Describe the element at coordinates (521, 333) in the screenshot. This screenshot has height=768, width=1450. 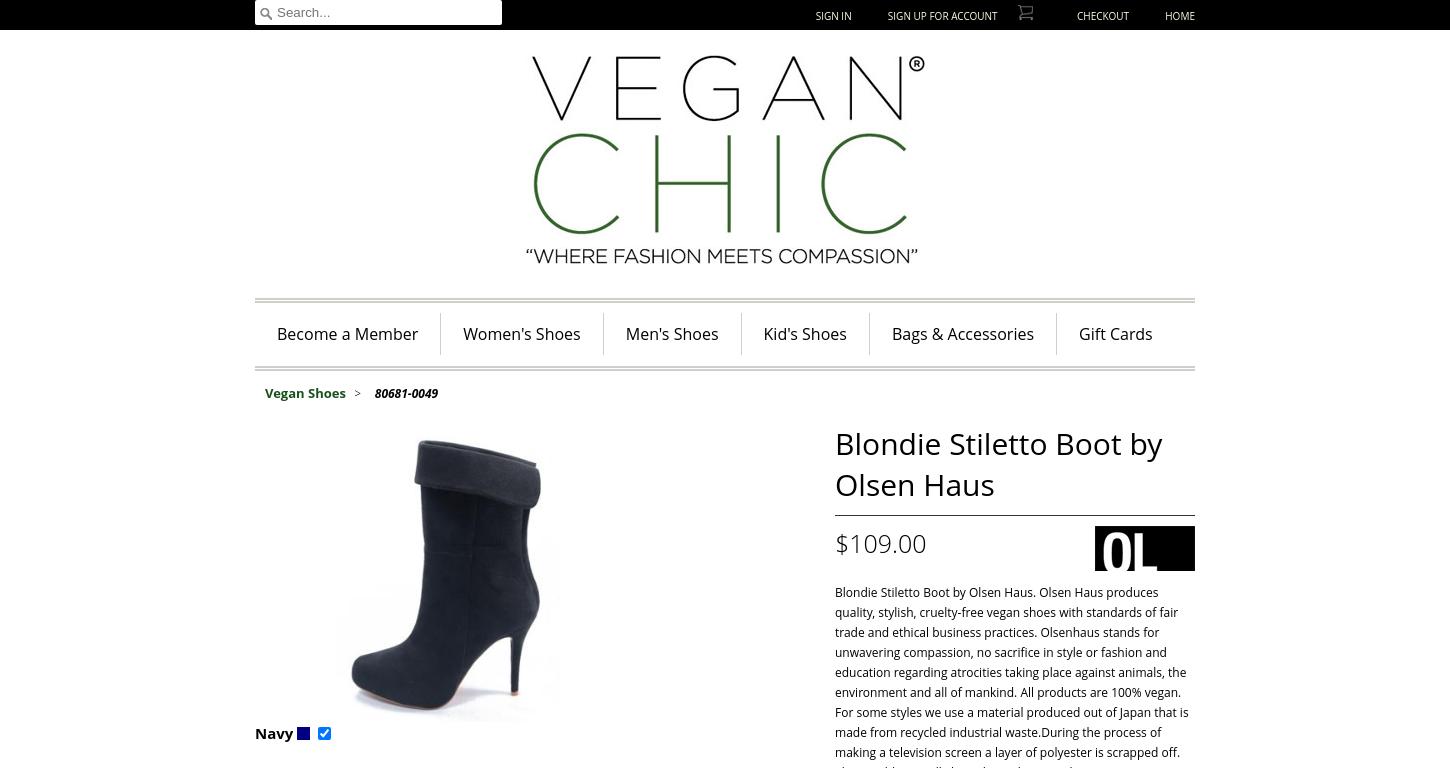
I see `'Women's Shoes'` at that location.